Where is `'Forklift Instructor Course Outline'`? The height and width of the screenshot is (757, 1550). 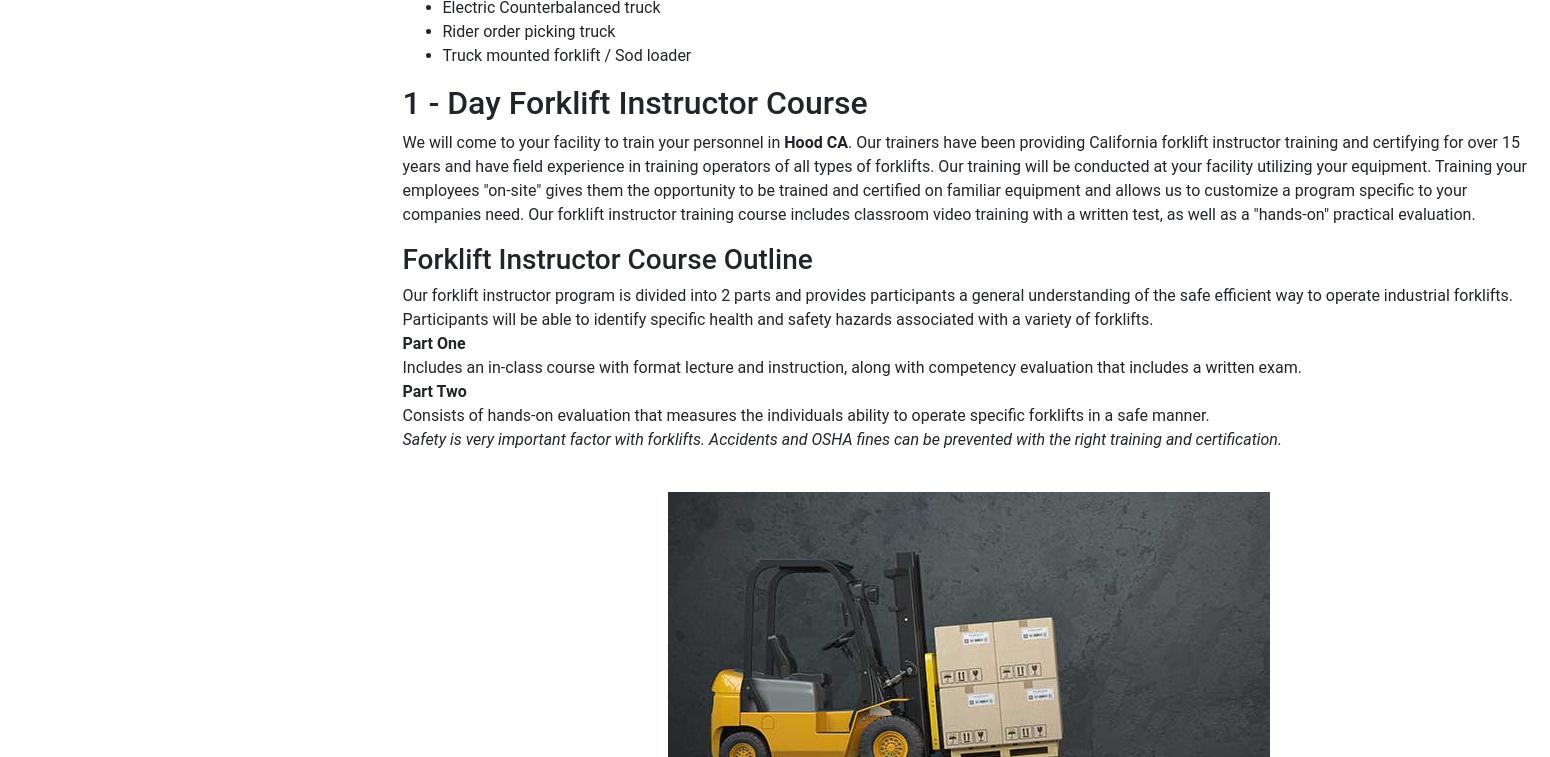
'Forklift Instructor Course Outline' is located at coordinates (606, 257).